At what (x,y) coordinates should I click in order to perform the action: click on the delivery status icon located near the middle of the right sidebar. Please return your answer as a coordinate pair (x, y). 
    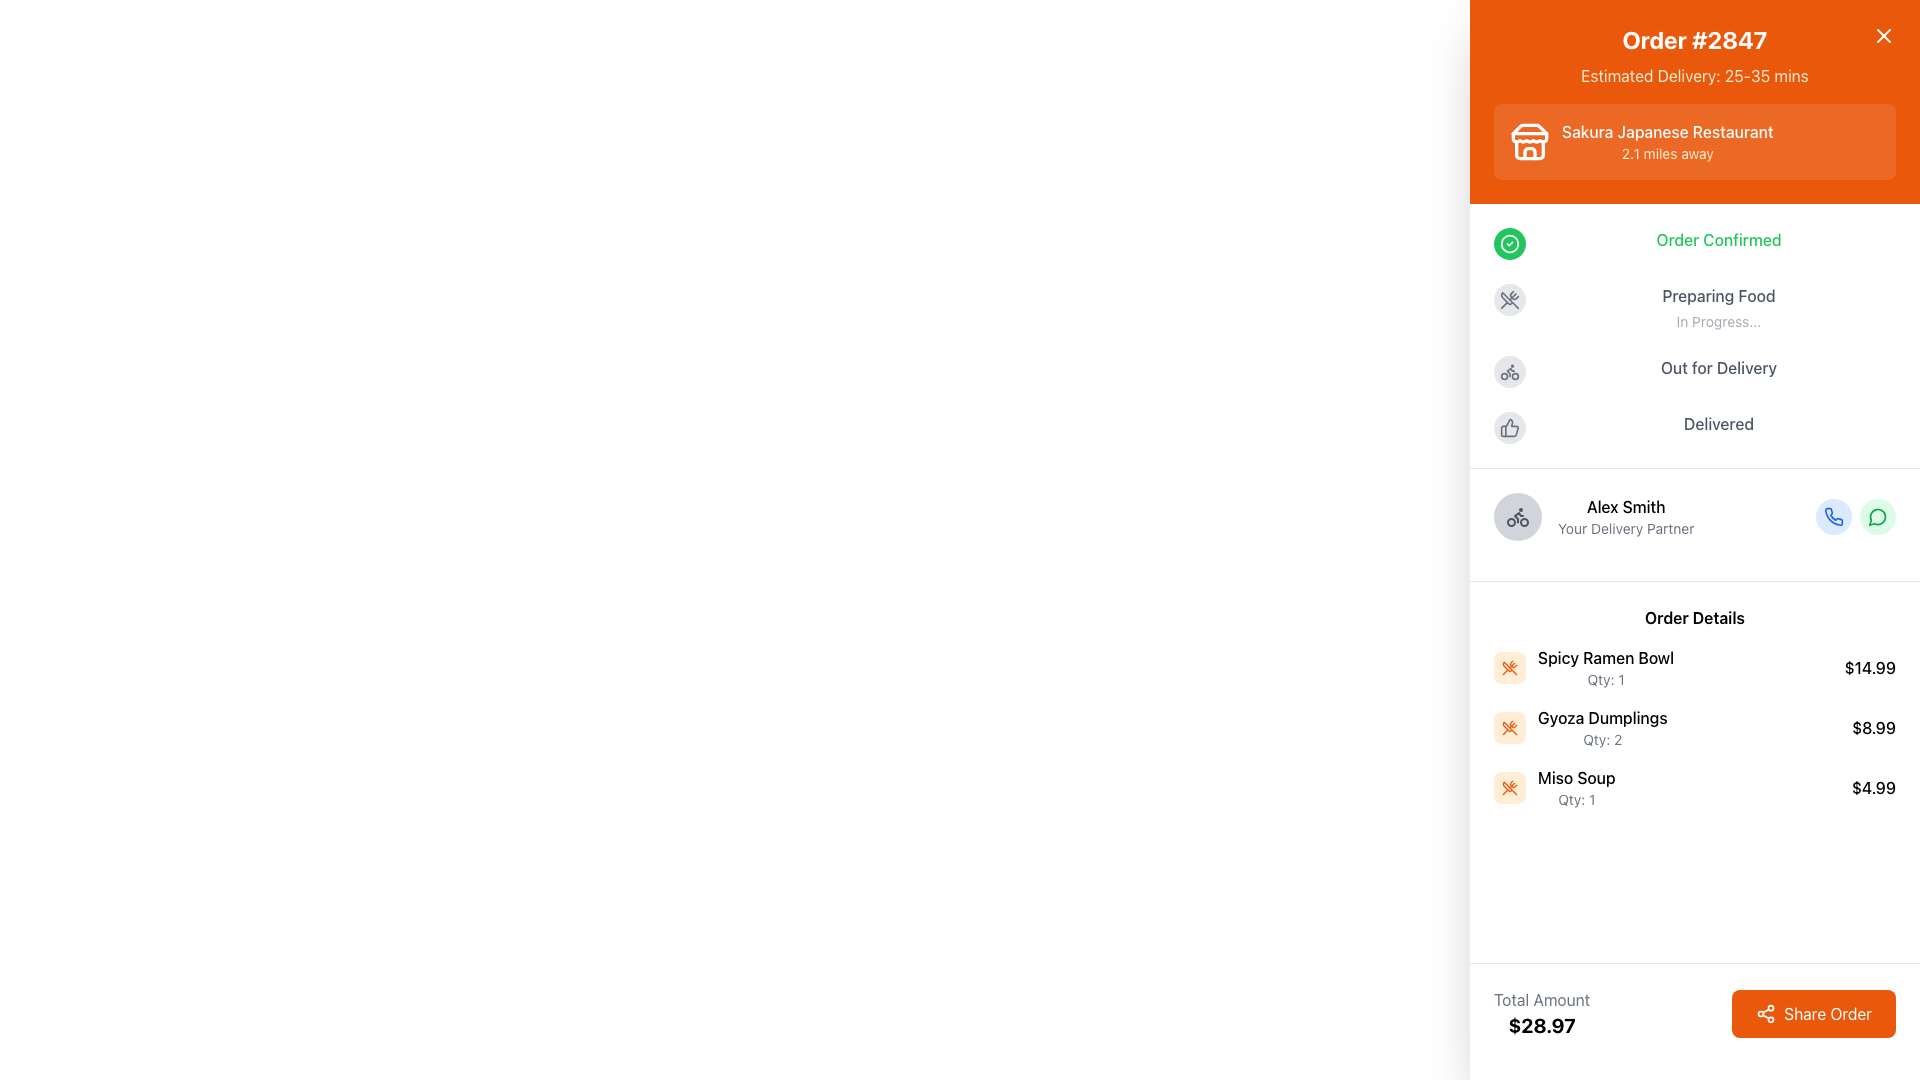
    Looking at the image, I should click on (1510, 300).